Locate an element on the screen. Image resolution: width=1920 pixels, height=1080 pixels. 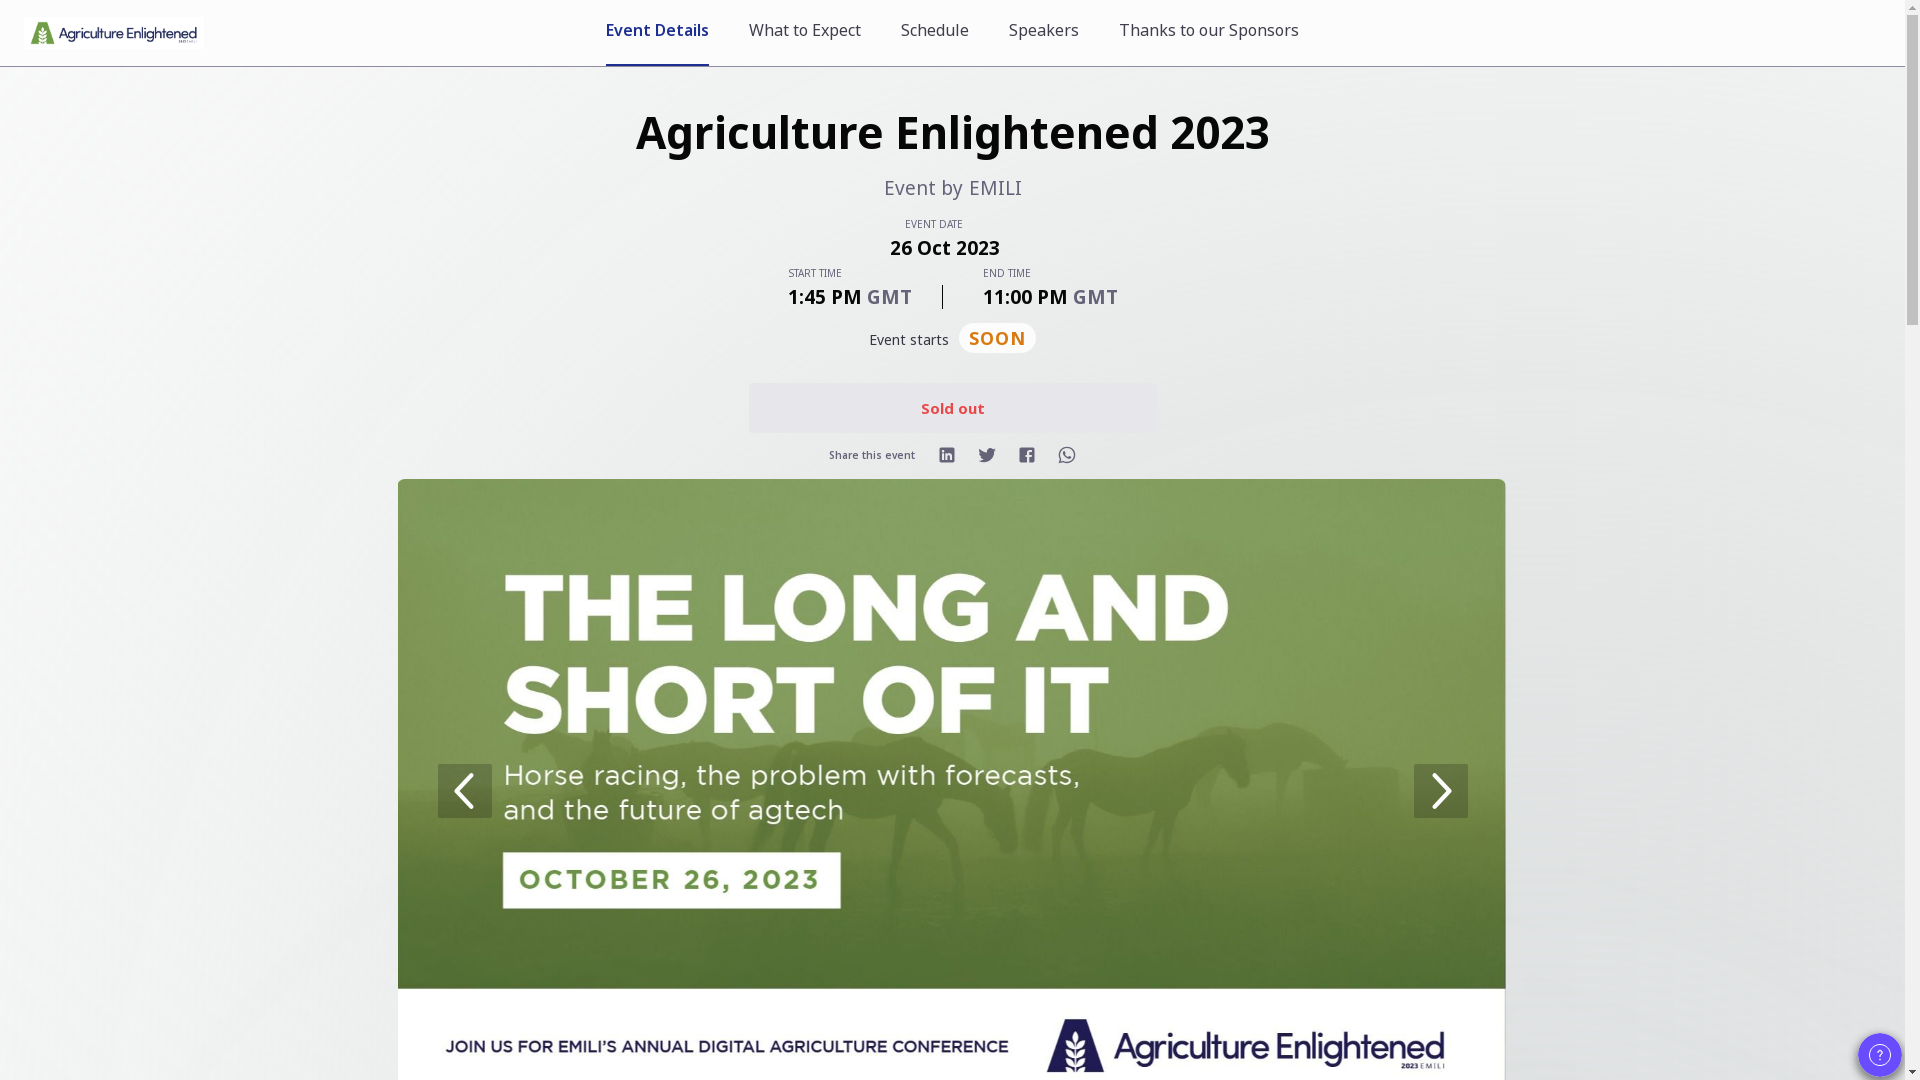
'Sold out' is located at coordinates (950, 407).